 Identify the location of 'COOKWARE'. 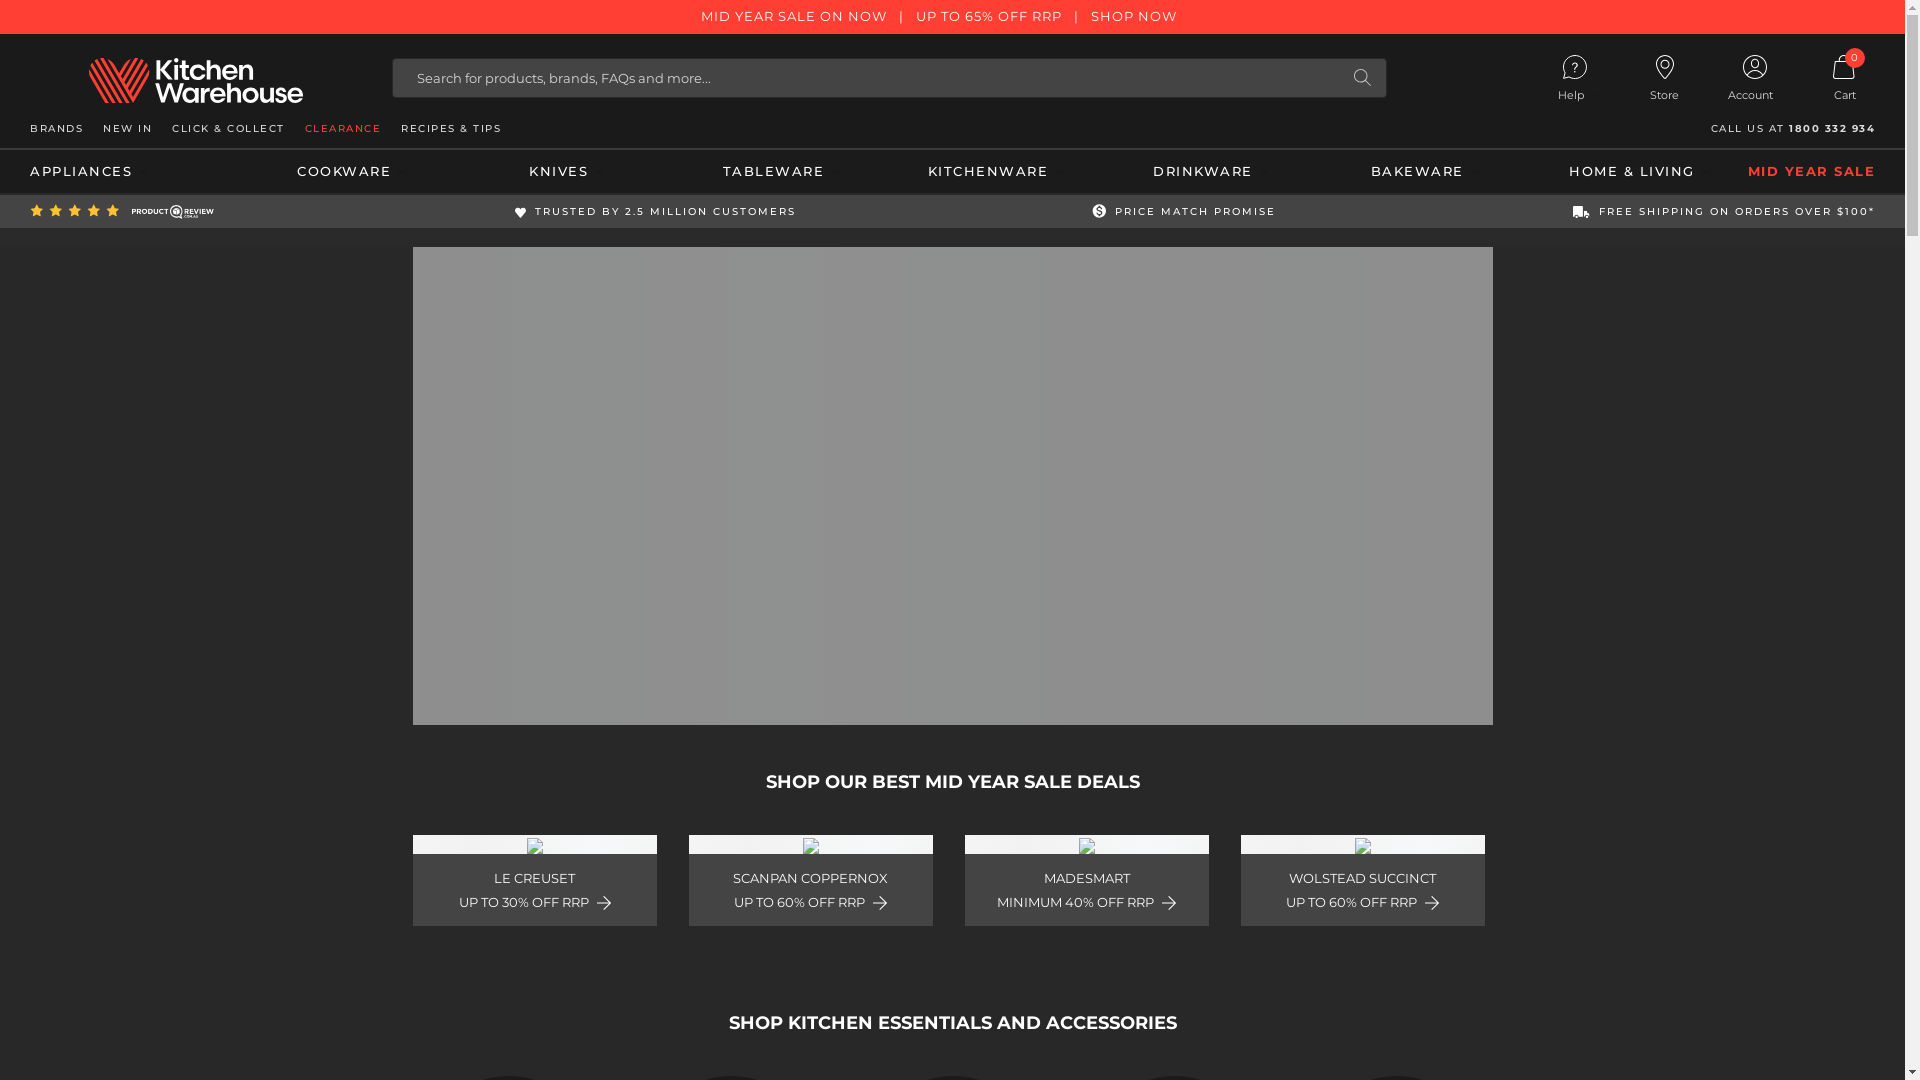
(243, 171).